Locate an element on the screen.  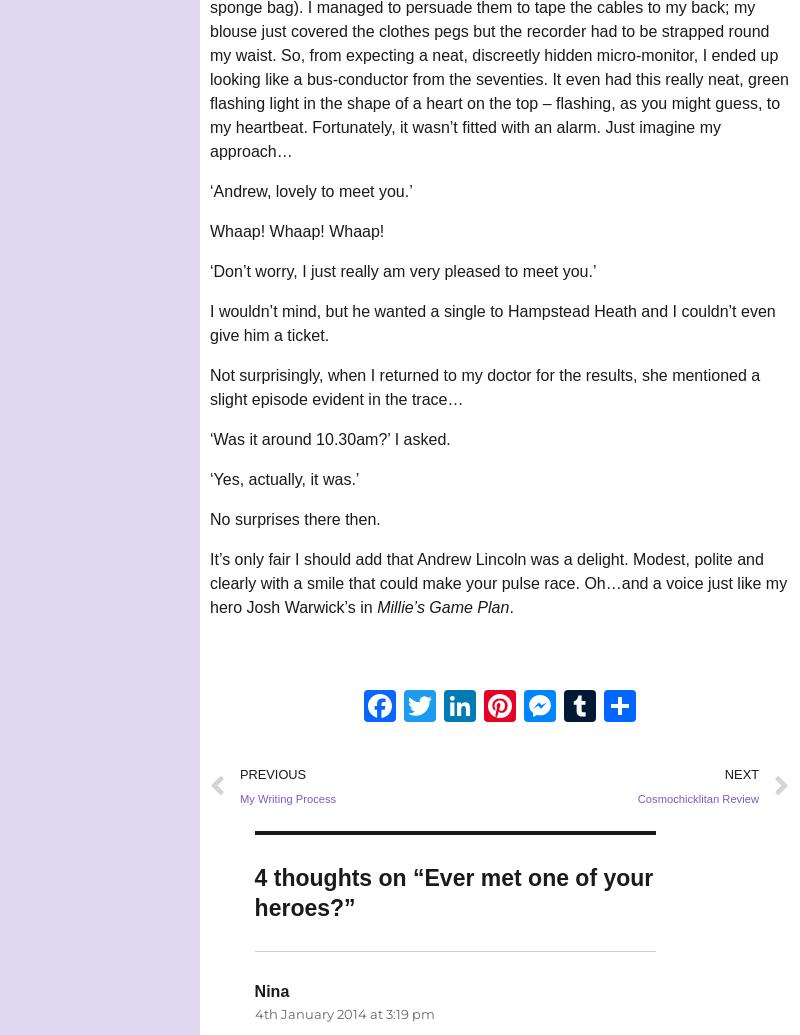
'LinkedIn' is located at coordinates (476, 704).